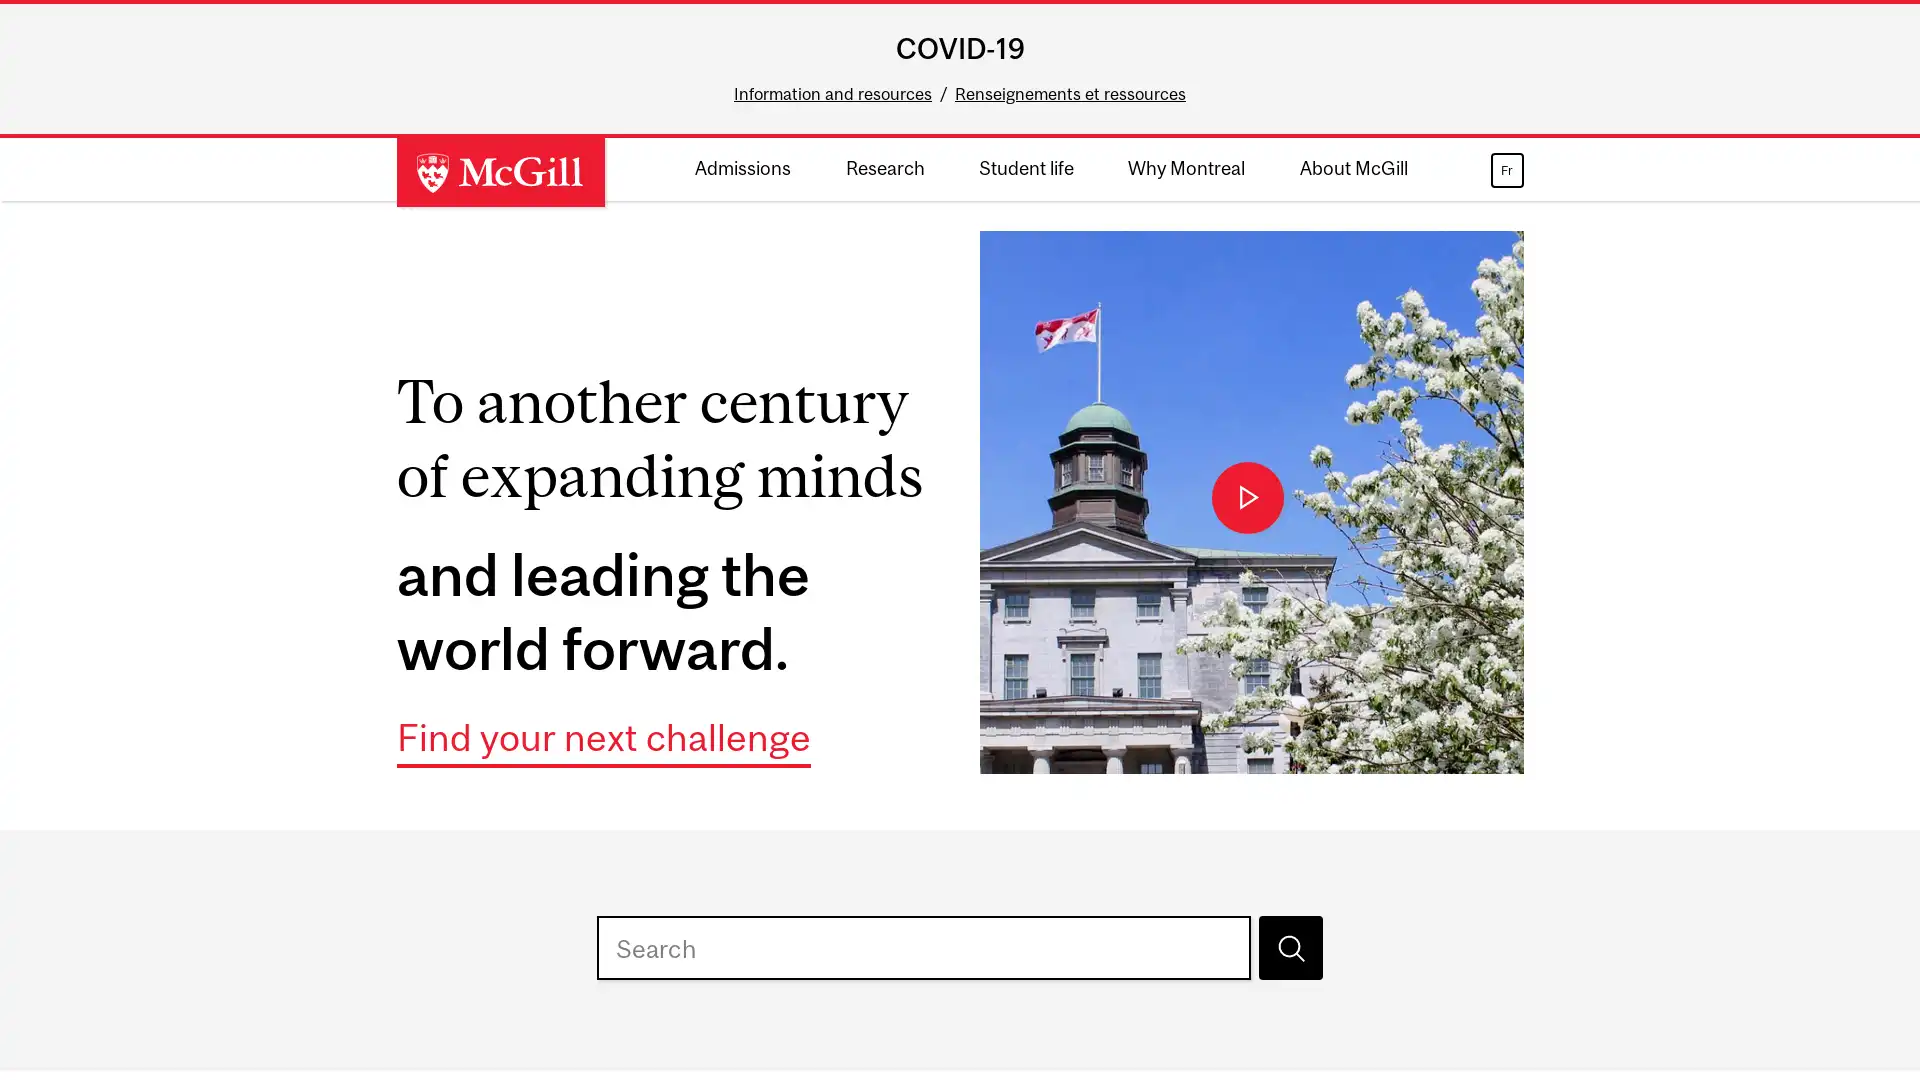  Describe the element at coordinates (1026, 167) in the screenshot. I see `Student life` at that location.